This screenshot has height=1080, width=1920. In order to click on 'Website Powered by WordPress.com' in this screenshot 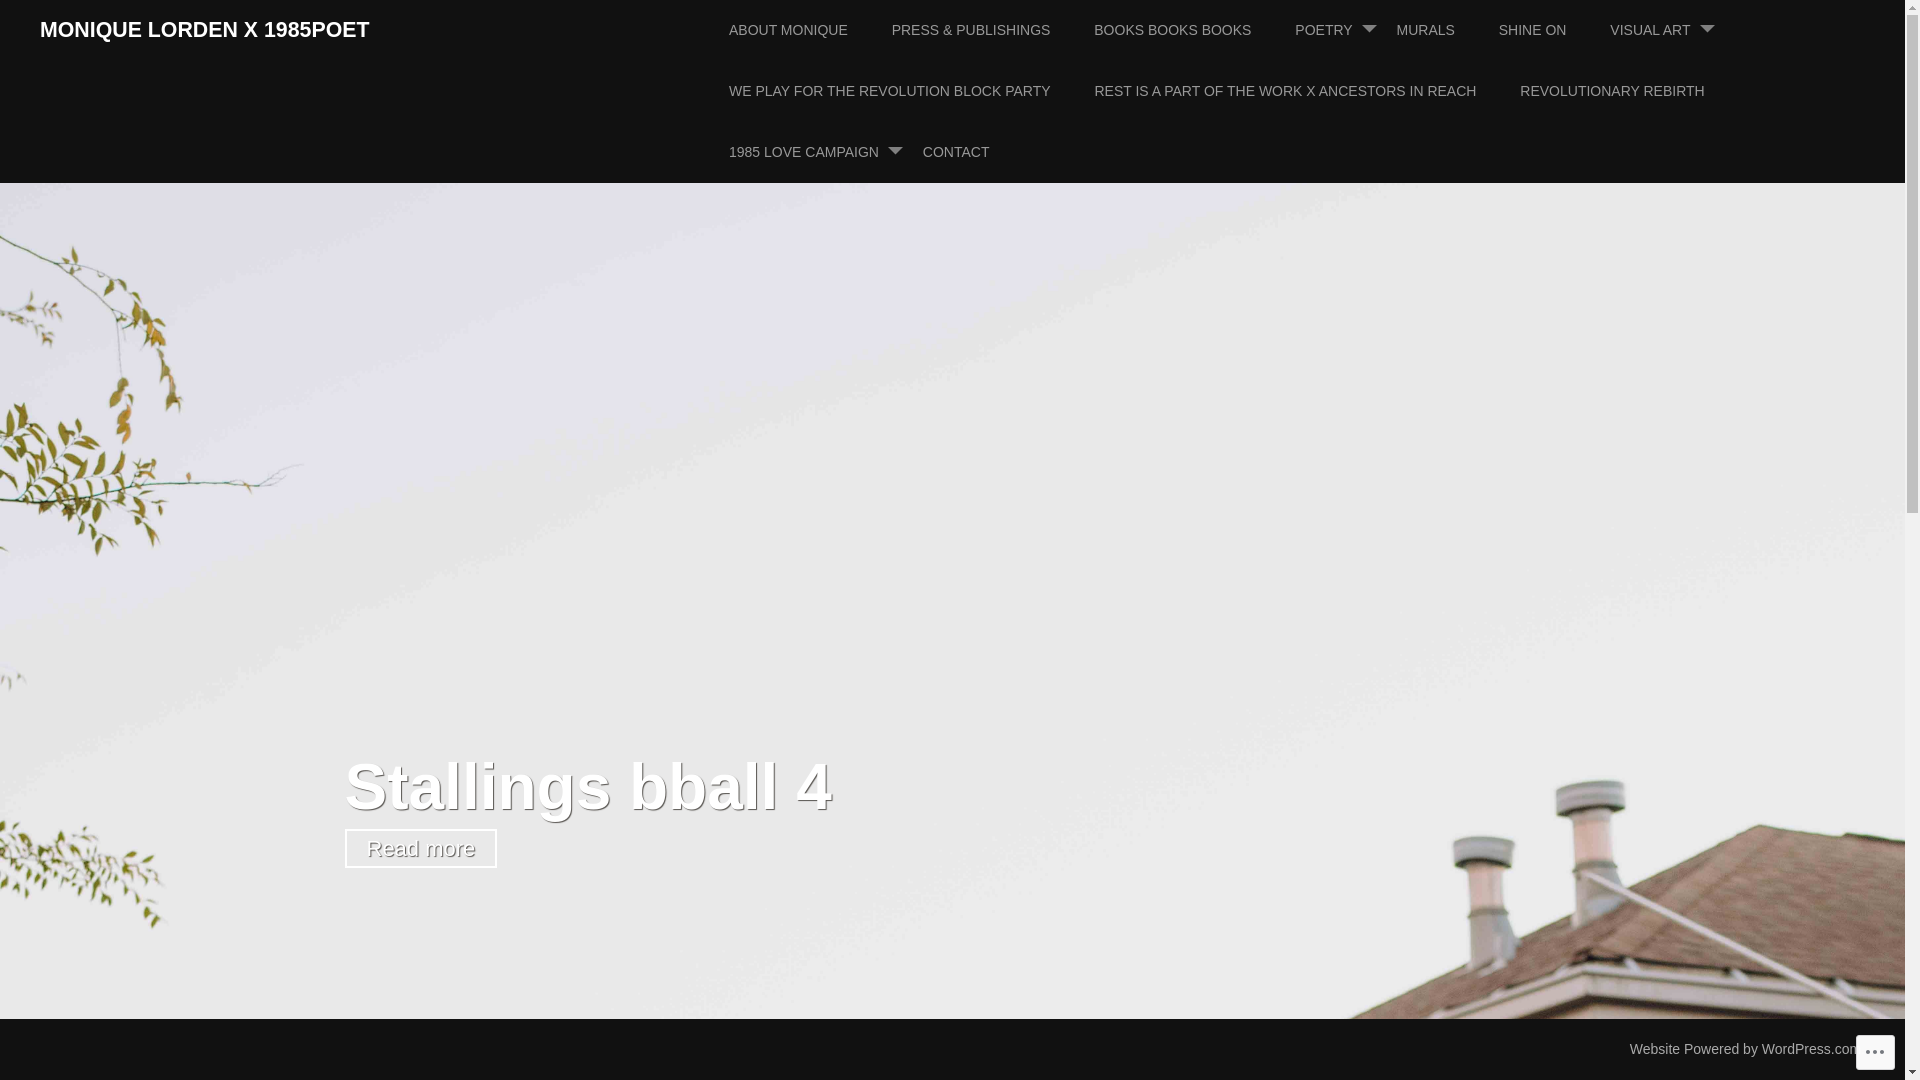, I will do `click(1744, 1048)`.